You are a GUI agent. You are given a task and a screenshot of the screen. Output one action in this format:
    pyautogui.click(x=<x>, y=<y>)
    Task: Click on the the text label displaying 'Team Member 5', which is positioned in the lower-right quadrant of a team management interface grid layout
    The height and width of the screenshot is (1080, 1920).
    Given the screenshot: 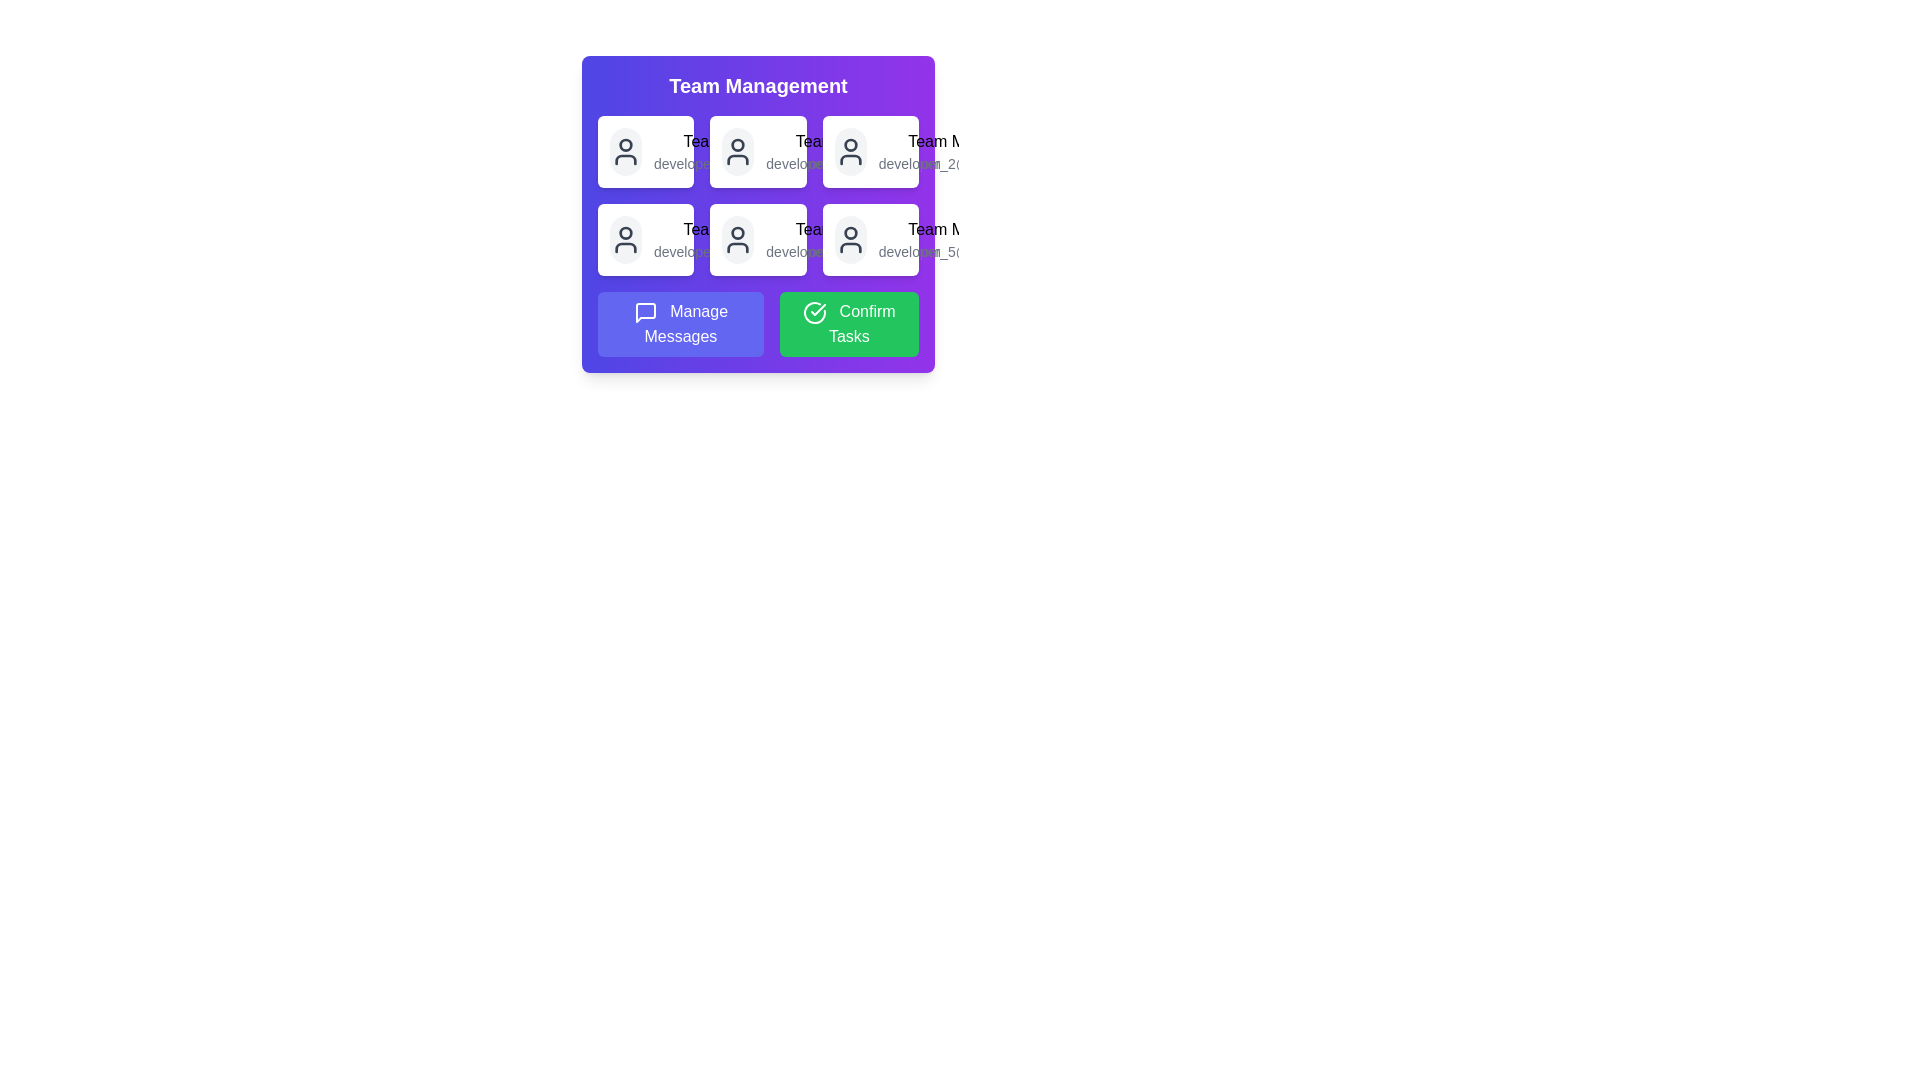 What is the action you would take?
    pyautogui.click(x=853, y=229)
    